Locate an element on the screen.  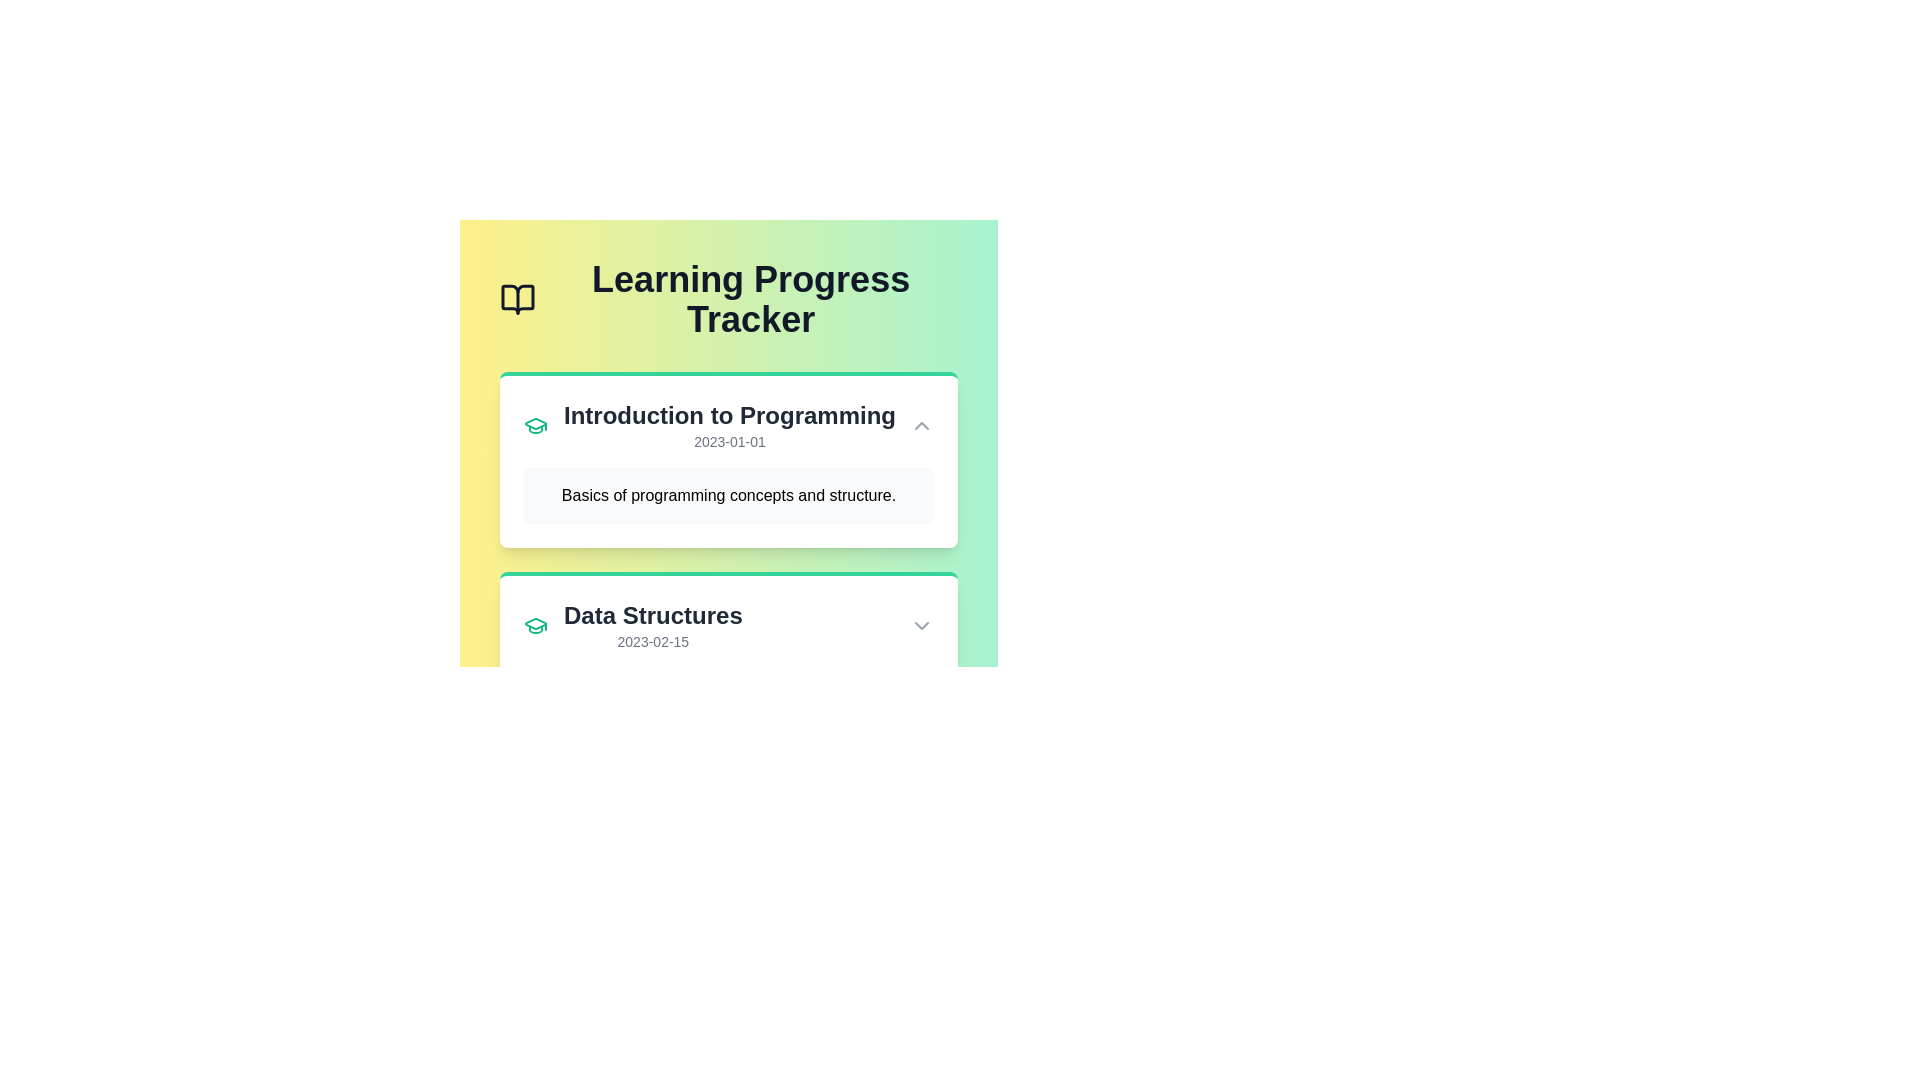
the gray text label displaying '2023-01-01' located beneath the title 'Introduction to Programming' is located at coordinates (728, 441).